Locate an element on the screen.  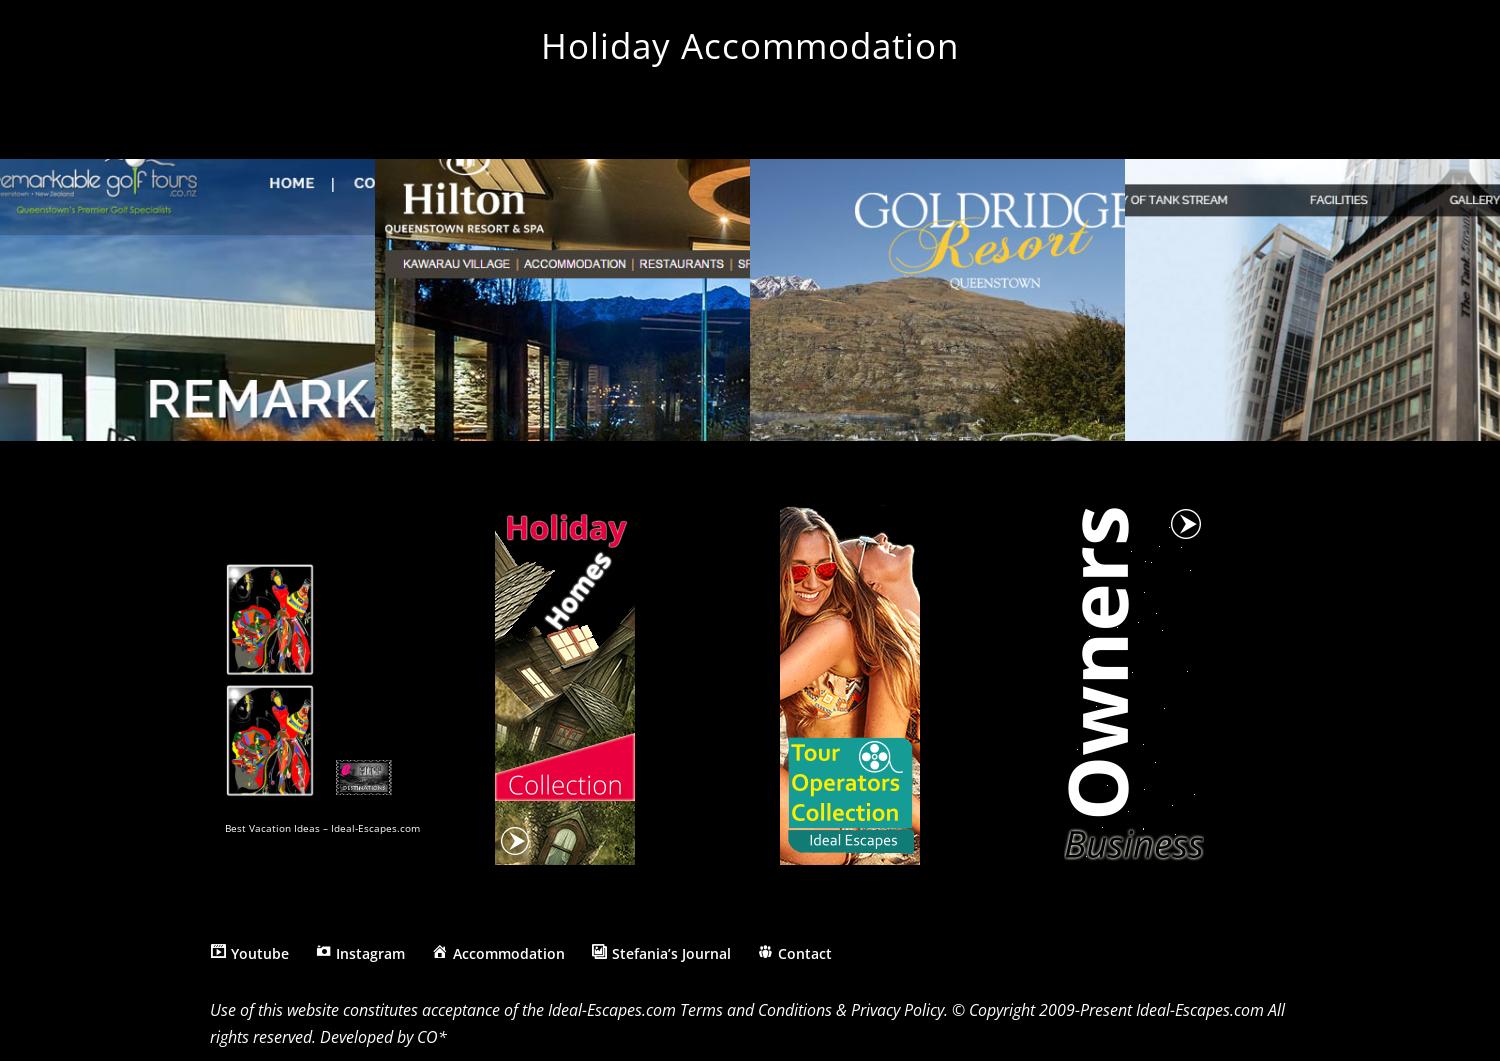
'Use of this website constitutes acceptance of the Ideal-Escapes.com' is located at coordinates (444, 1008).